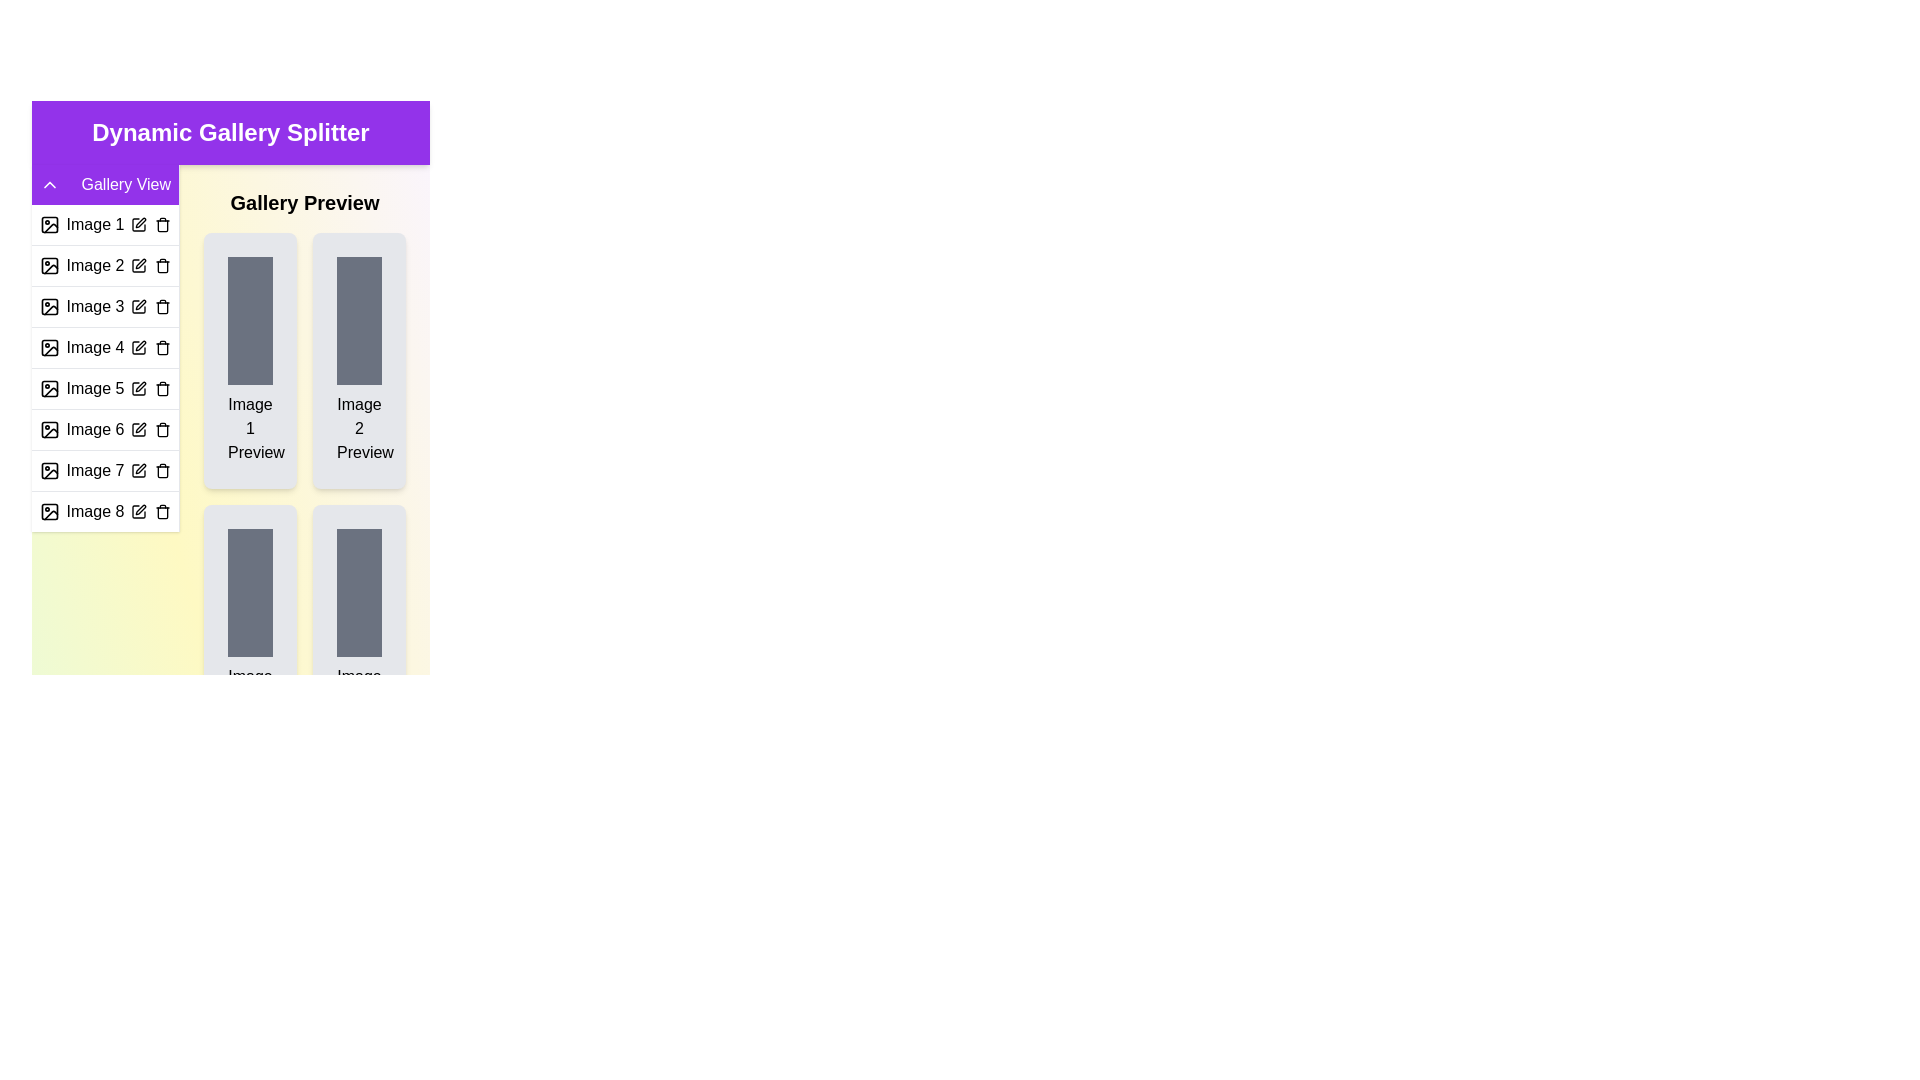 The width and height of the screenshot is (1920, 1080). Describe the element at coordinates (94, 307) in the screenshot. I see `the text label displaying 'Image 3' located in the left panel labeled 'Gallery View', positioned between 'Image 2' and 'Image 4'` at that location.